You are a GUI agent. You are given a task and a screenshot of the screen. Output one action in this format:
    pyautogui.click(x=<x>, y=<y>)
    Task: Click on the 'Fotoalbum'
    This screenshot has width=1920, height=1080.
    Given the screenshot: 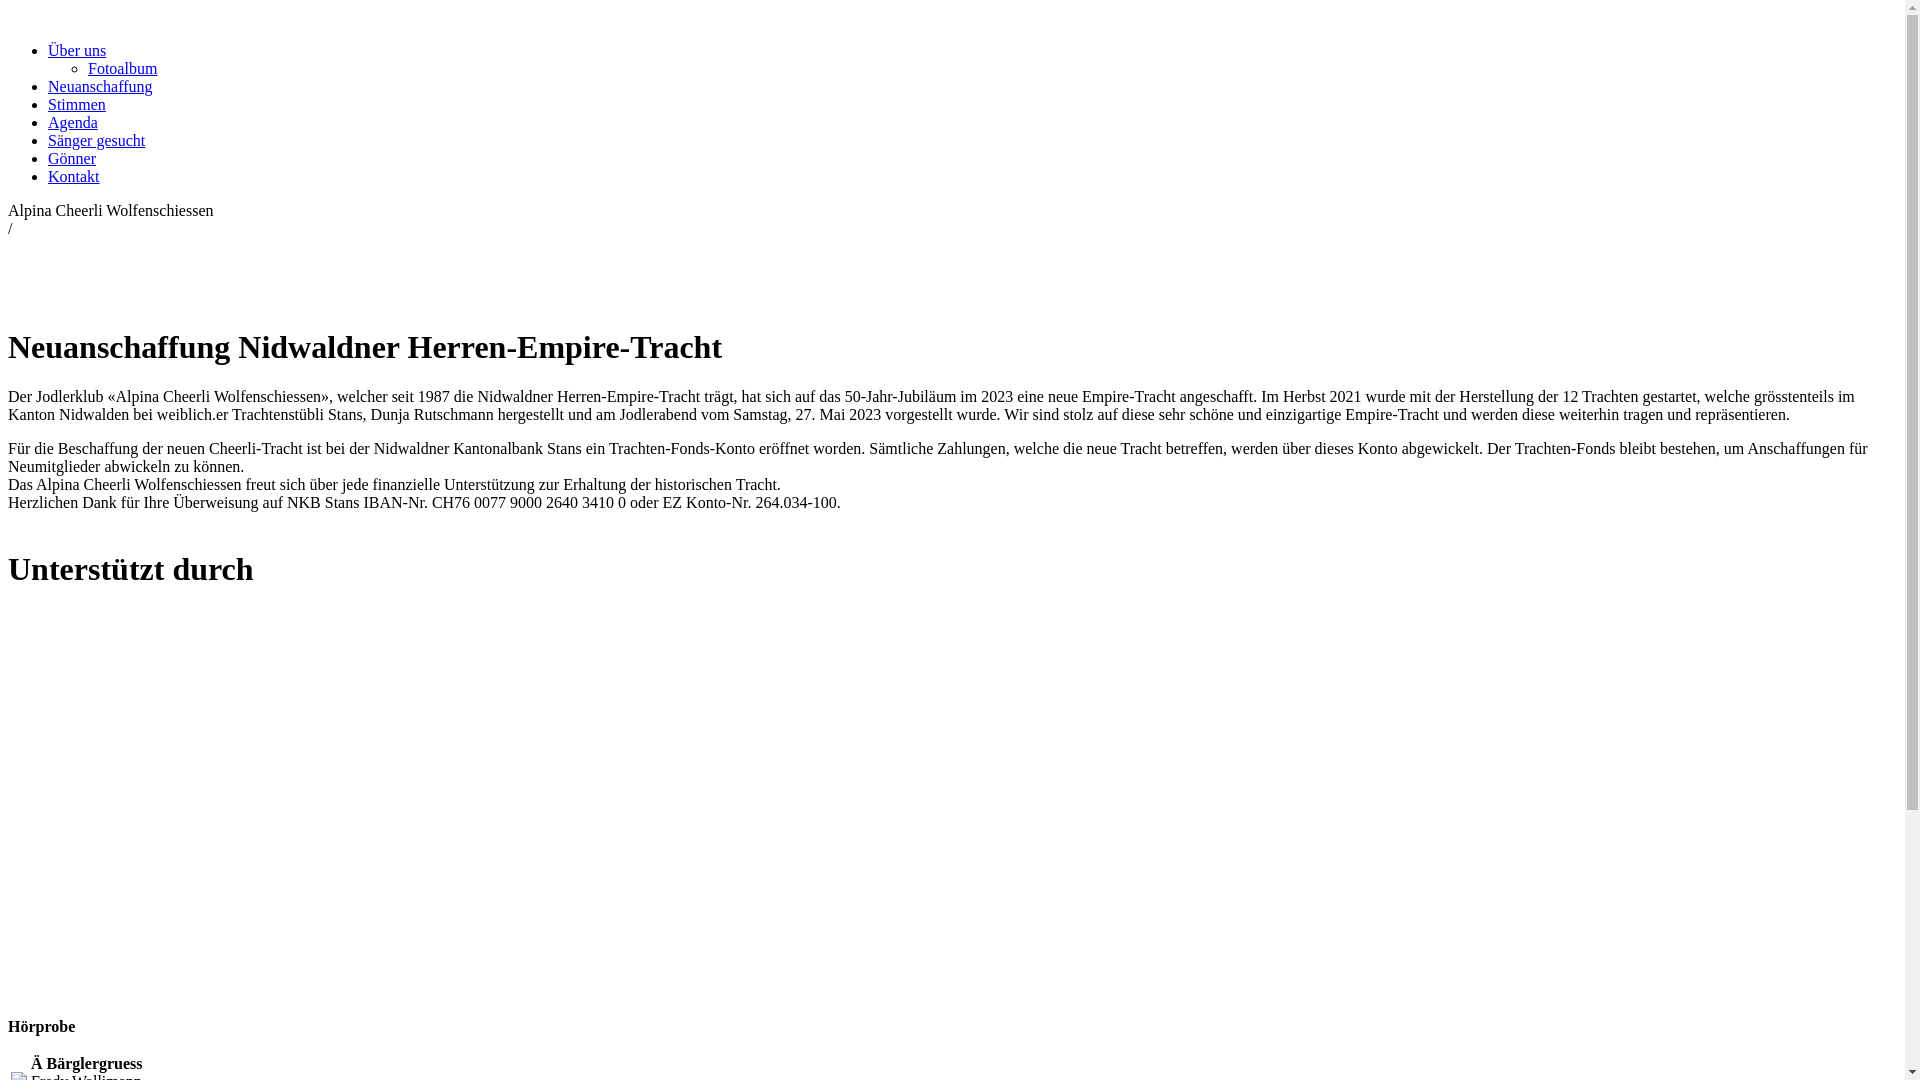 What is the action you would take?
    pyautogui.click(x=86, y=67)
    